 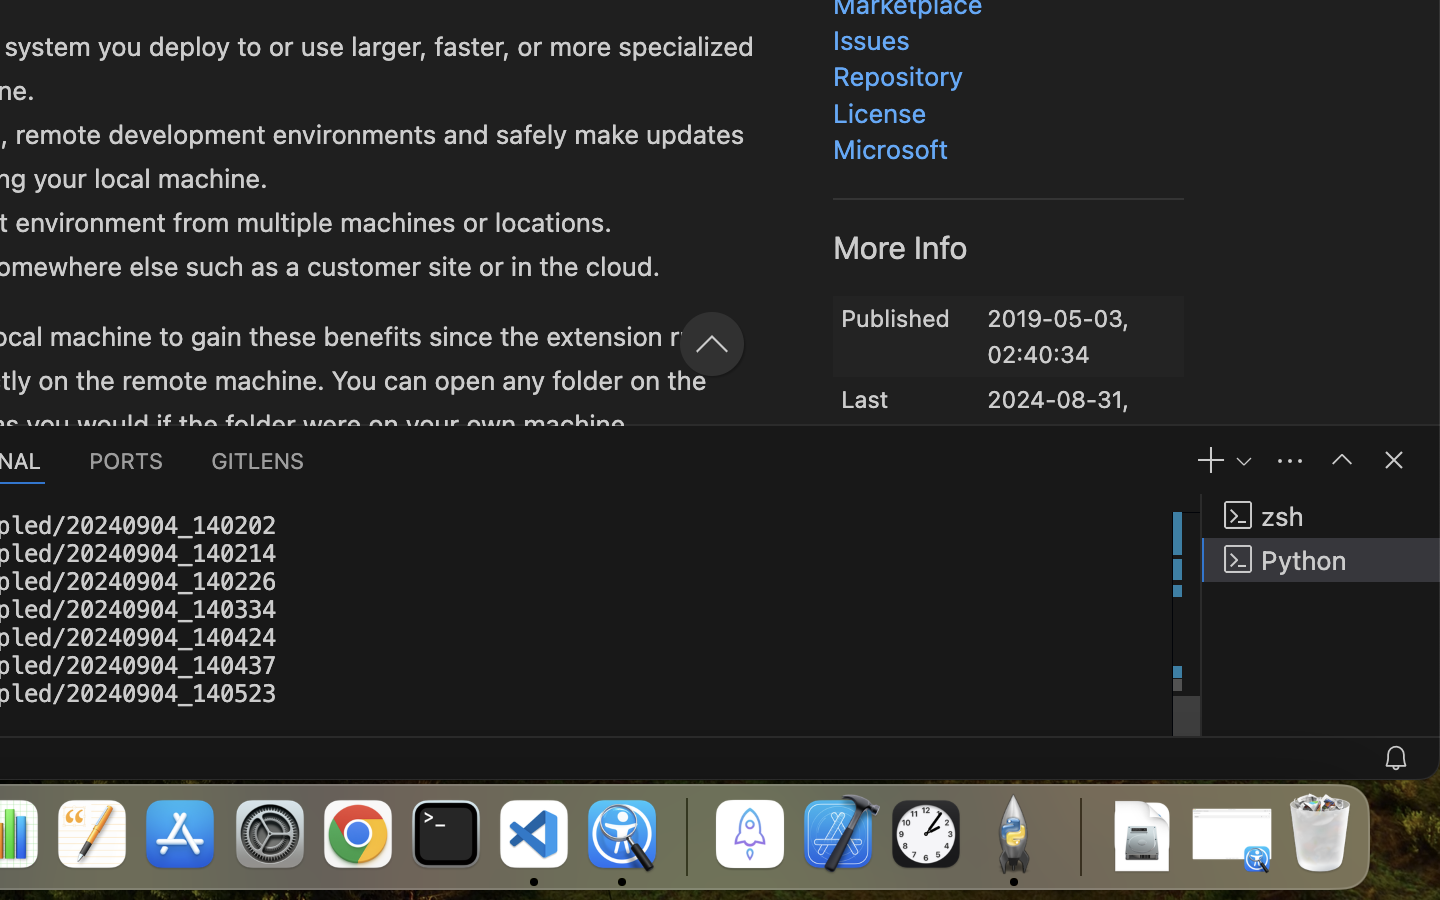 I want to click on 'Published', so click(x=894, y=316).